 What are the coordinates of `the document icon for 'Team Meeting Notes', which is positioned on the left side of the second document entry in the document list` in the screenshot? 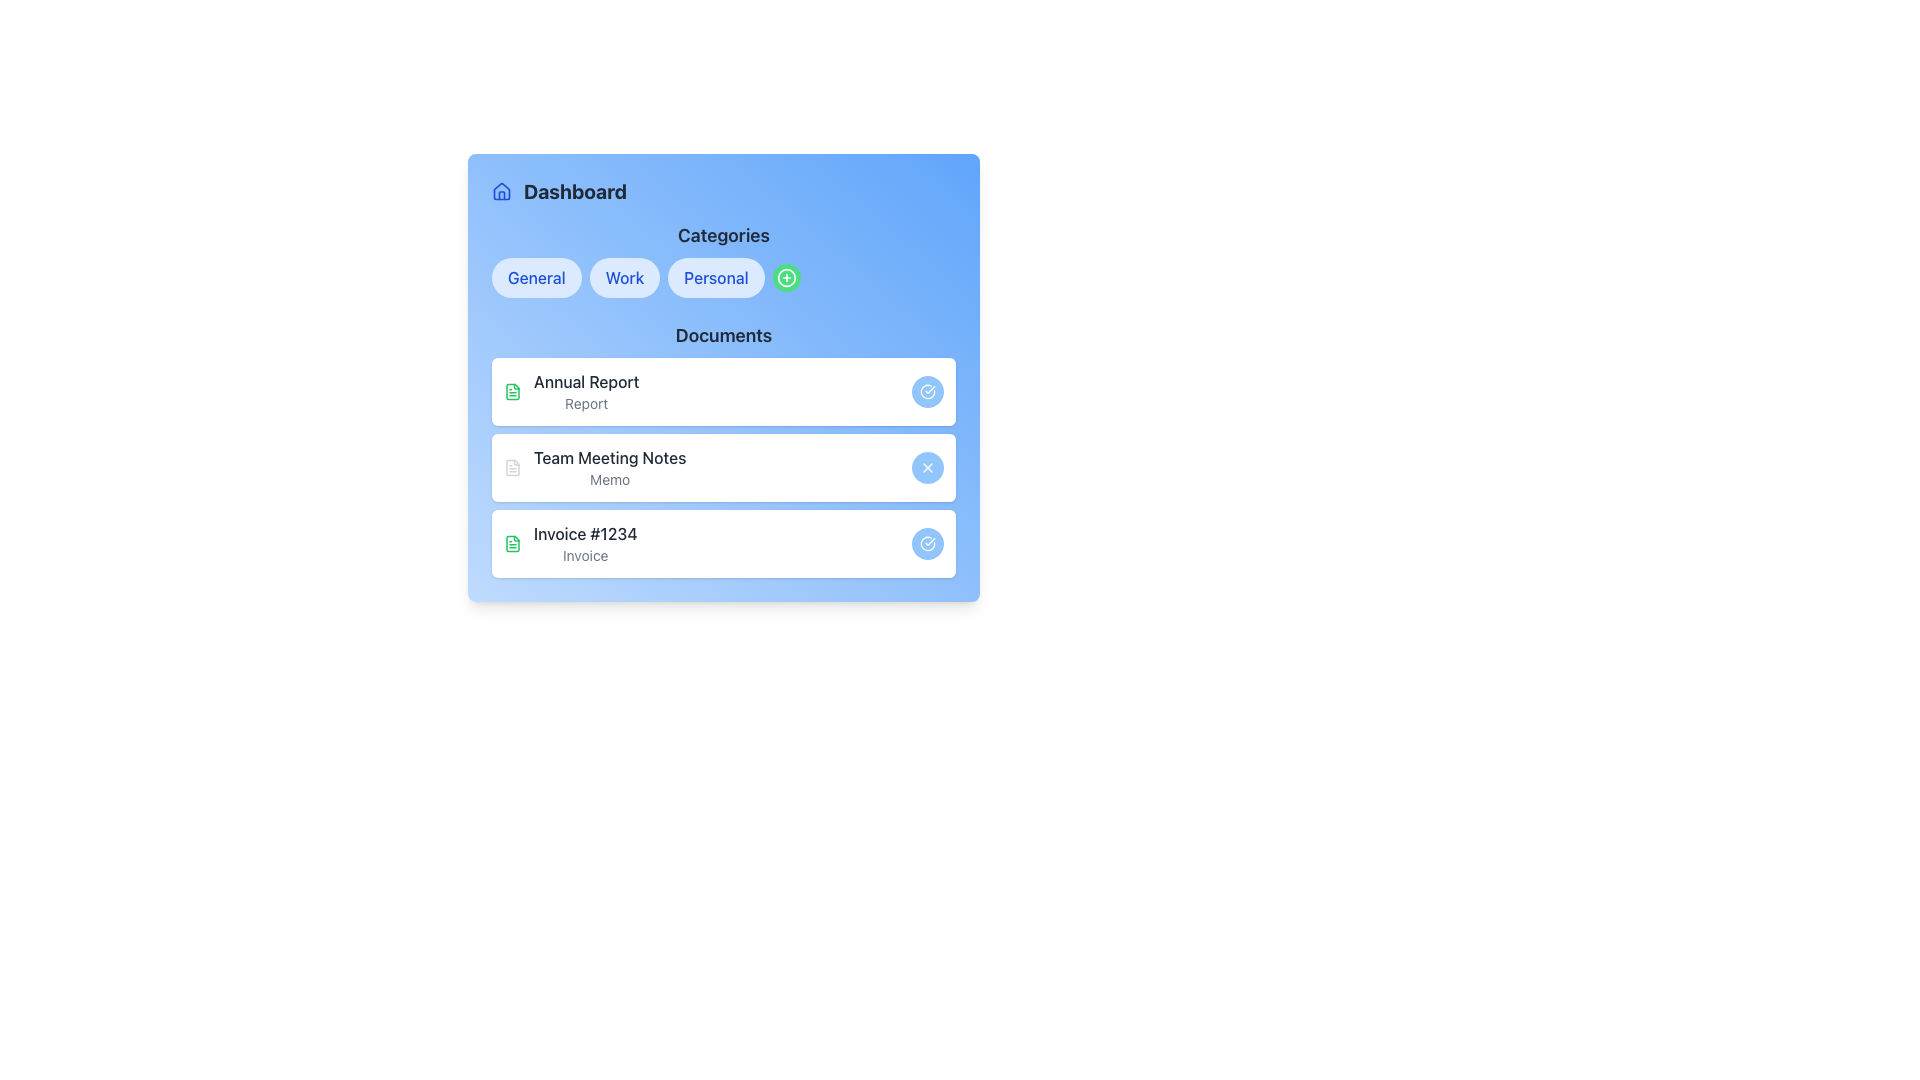 It's located at (513, 467).